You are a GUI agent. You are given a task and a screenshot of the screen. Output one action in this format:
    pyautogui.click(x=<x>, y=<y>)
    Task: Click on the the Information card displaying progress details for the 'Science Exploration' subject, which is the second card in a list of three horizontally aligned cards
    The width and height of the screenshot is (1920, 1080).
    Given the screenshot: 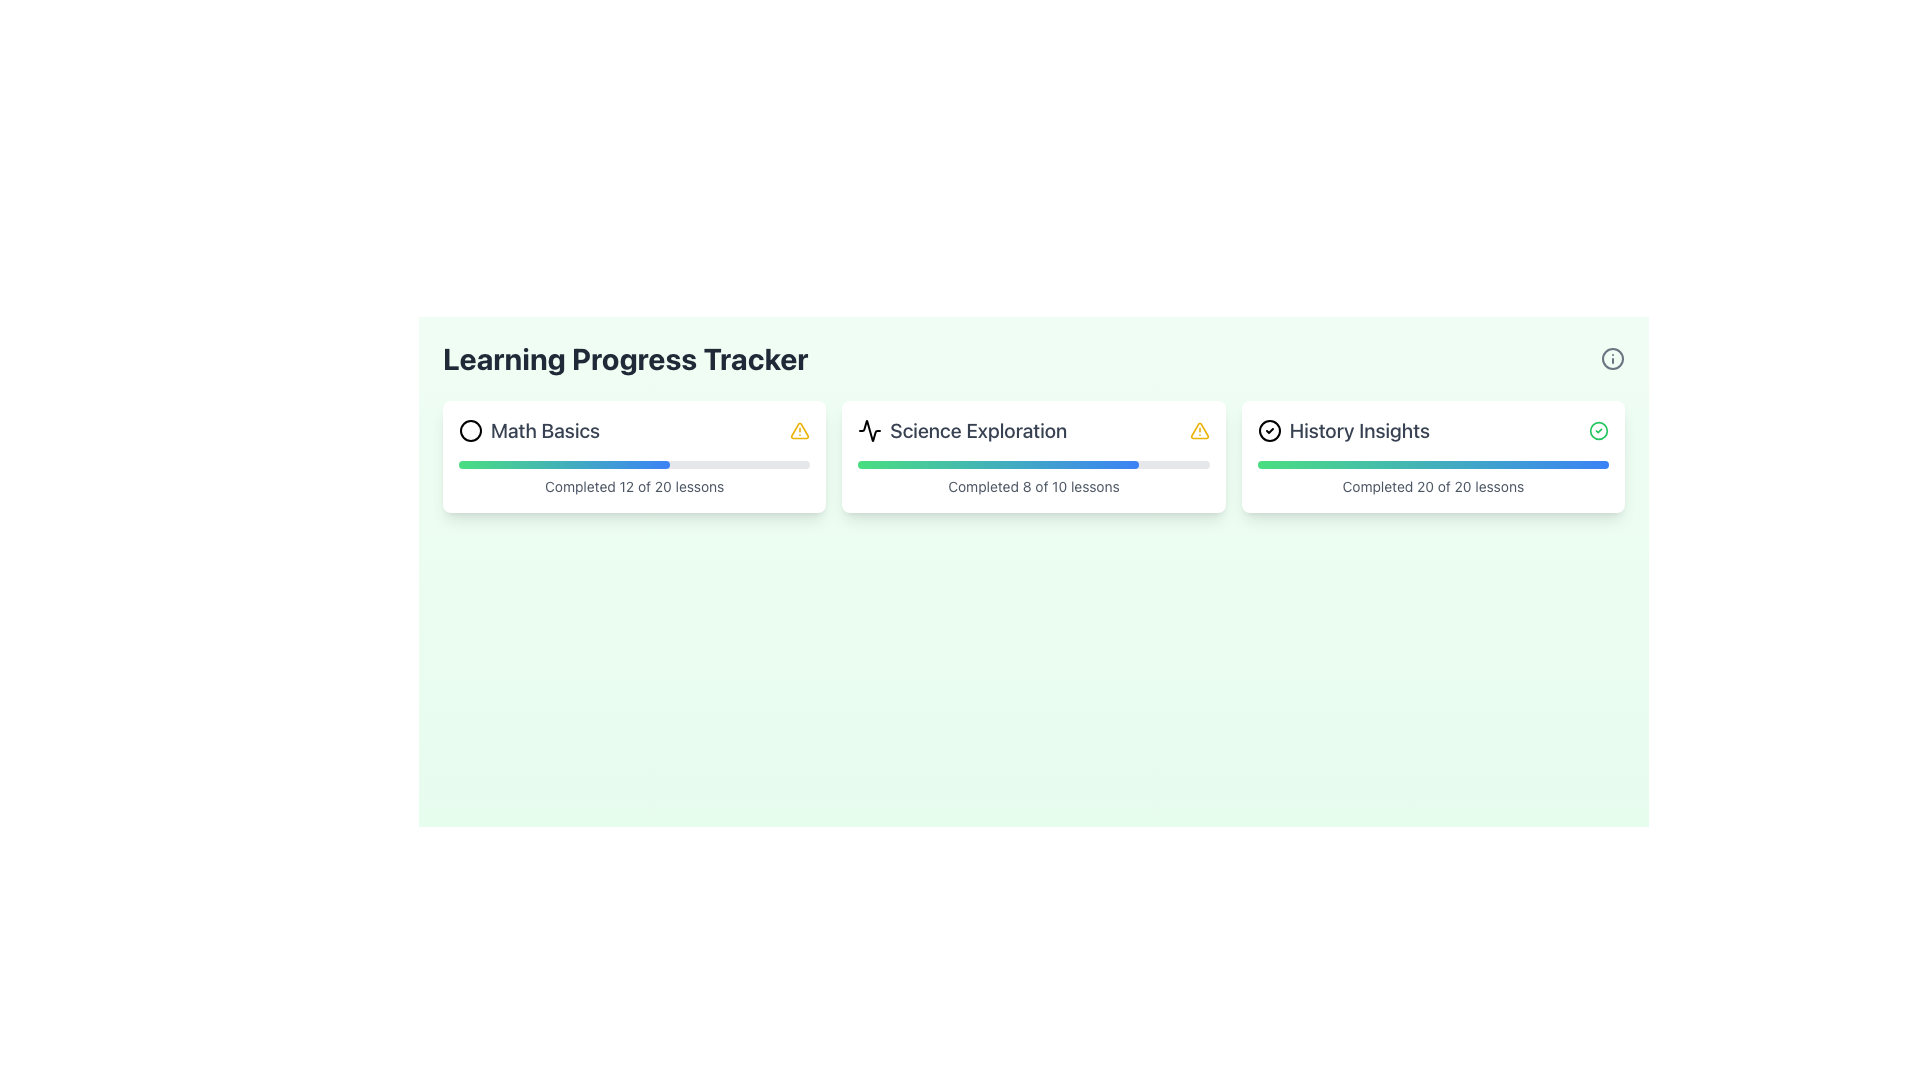 What is the action you would take?
    pyautogui.click(x=1033, y=456)
    